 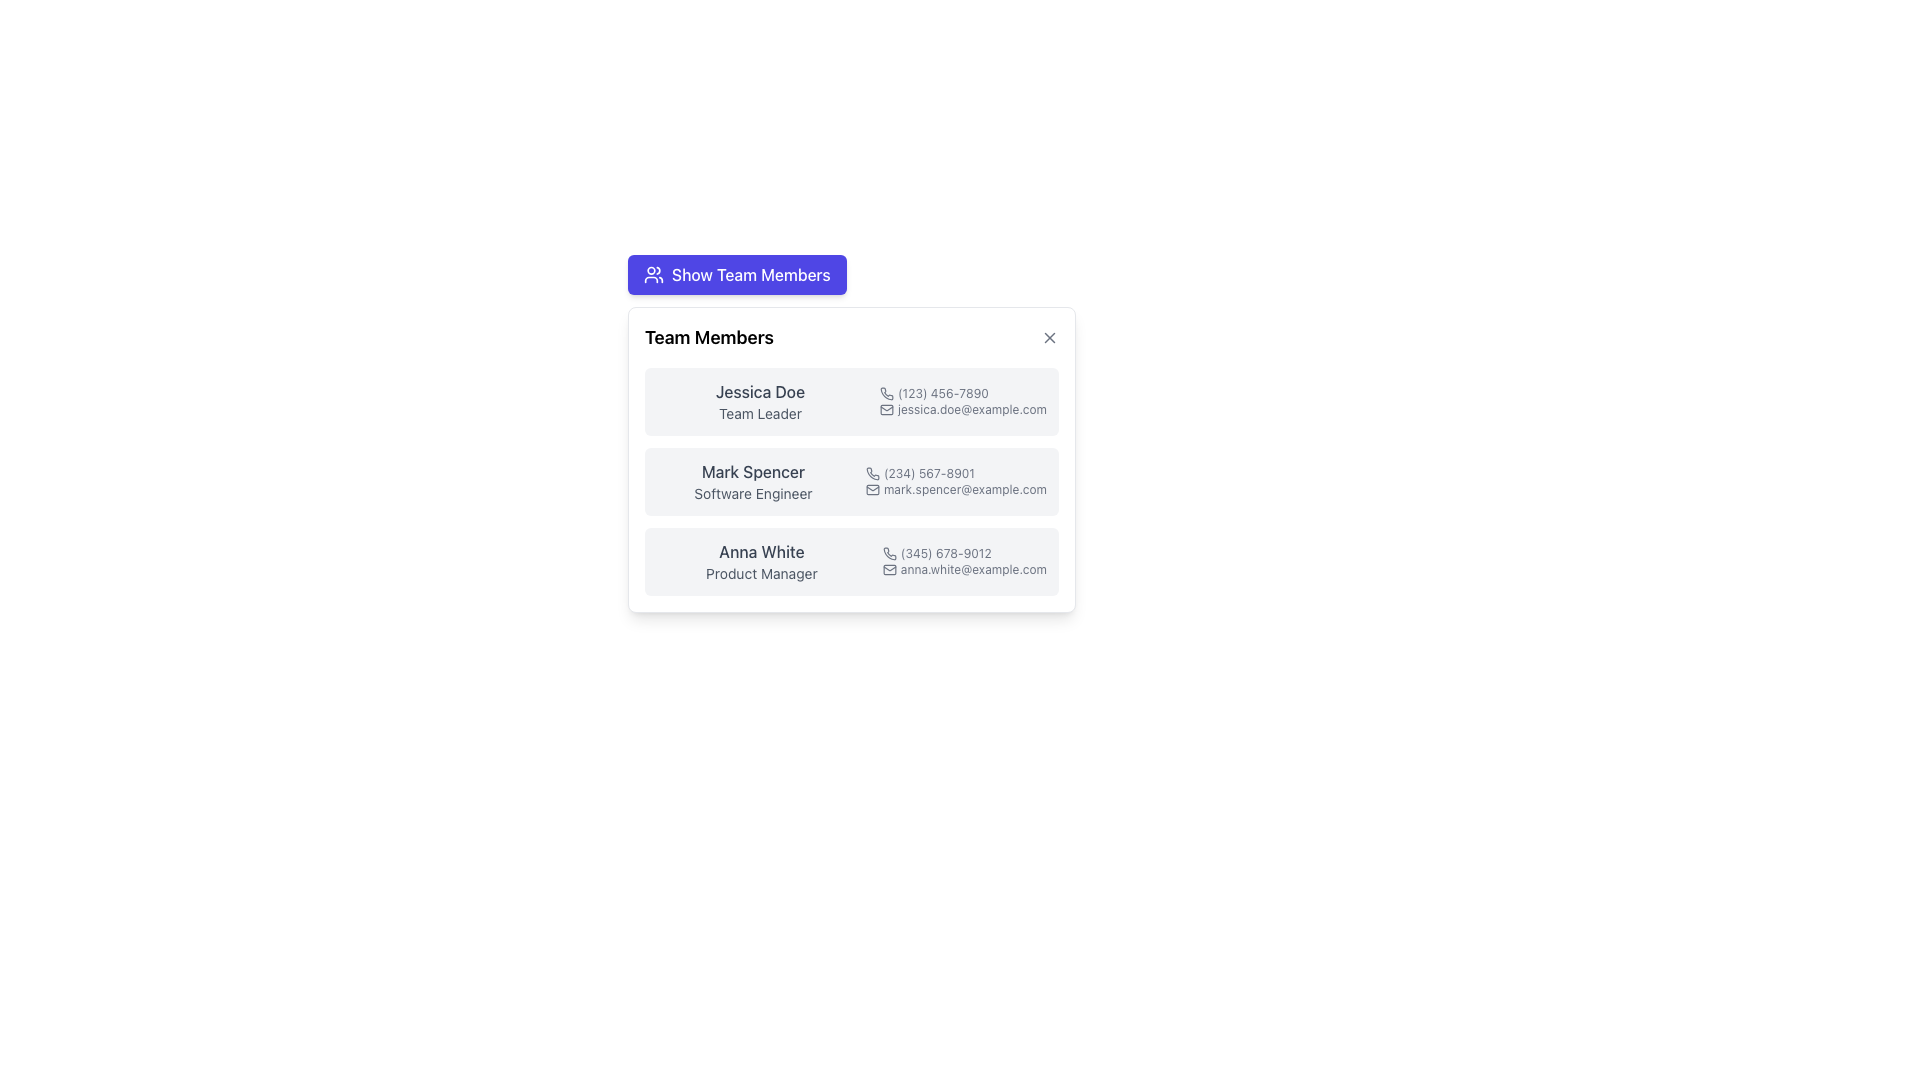 What do you see at coordinates (760, 562) in the screenshot?
I see `the Text Display indicating the name and role of a team member, located in the third slot of the user information card within the 'Team Members' modal dialogue` at bounding box center [760, 562].